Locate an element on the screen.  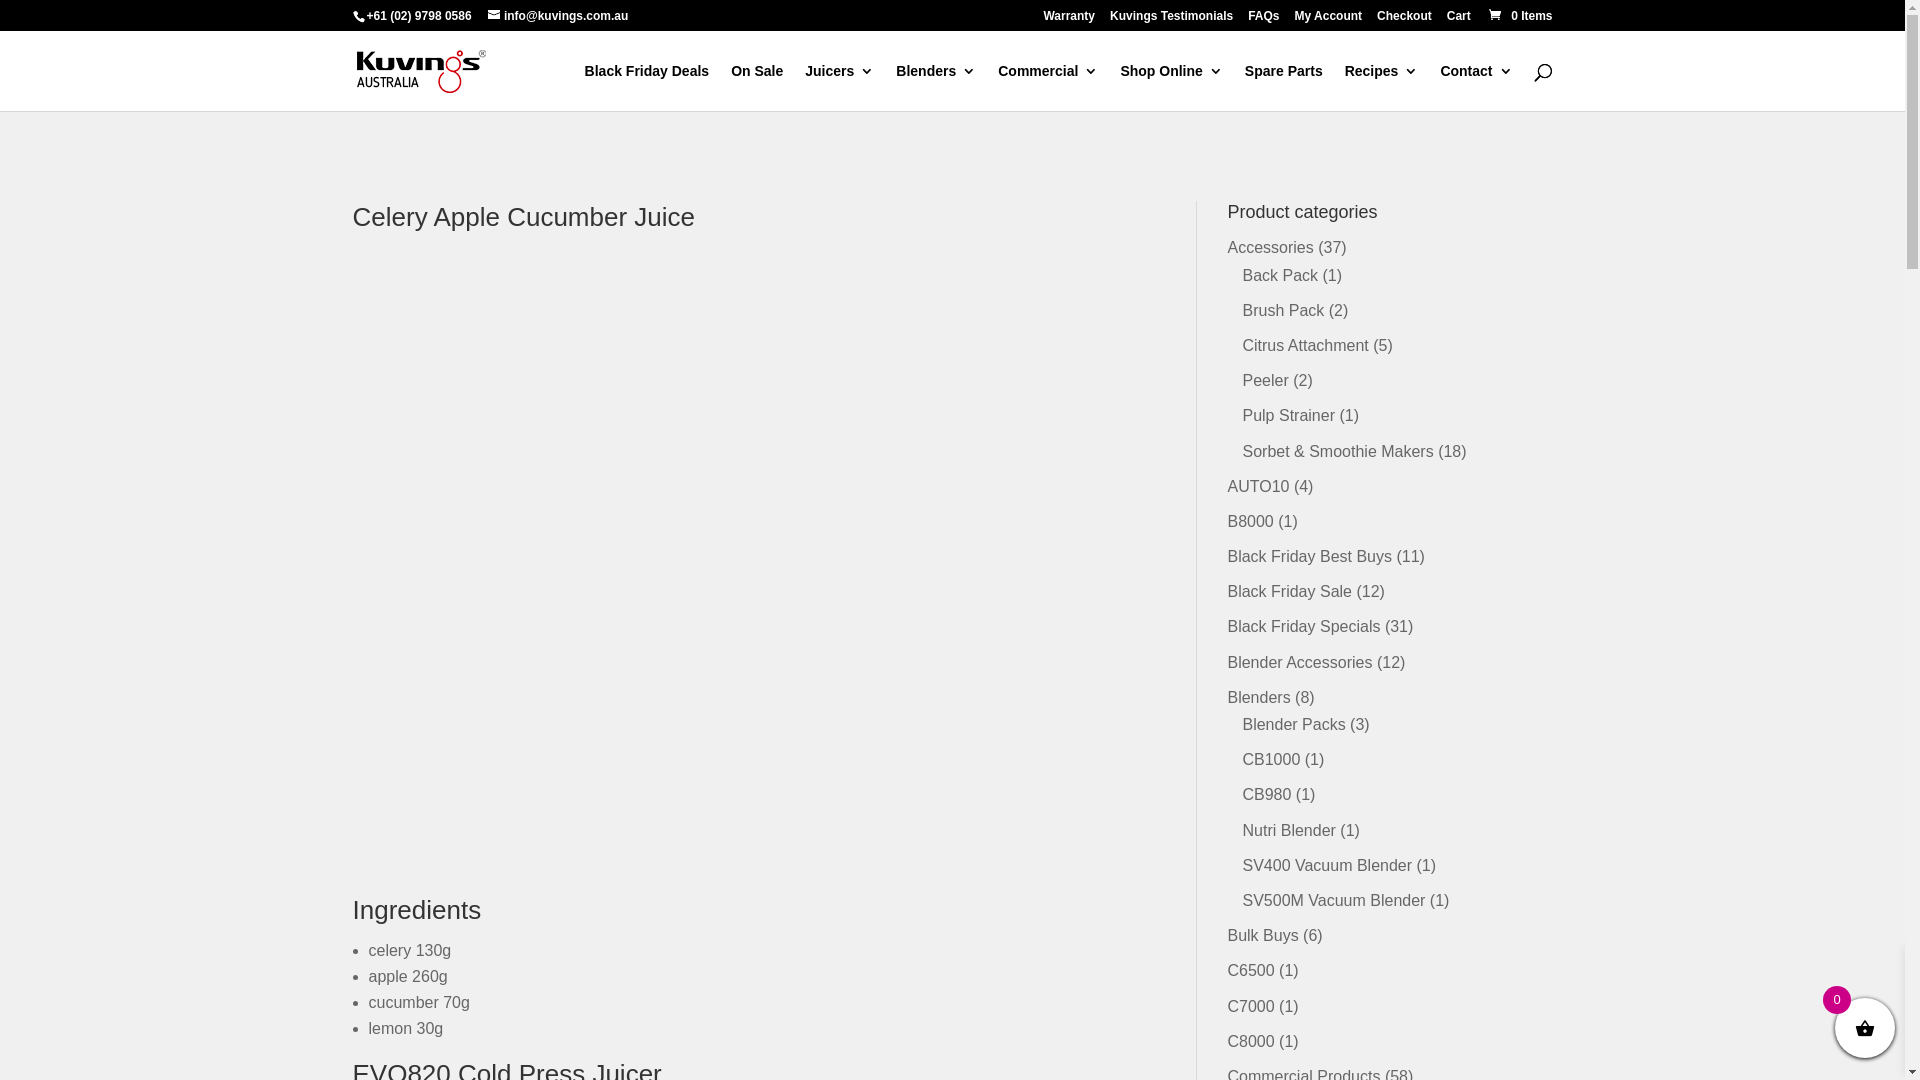
'Black Friday Best Buys' is located at coordinates (1309, 556).